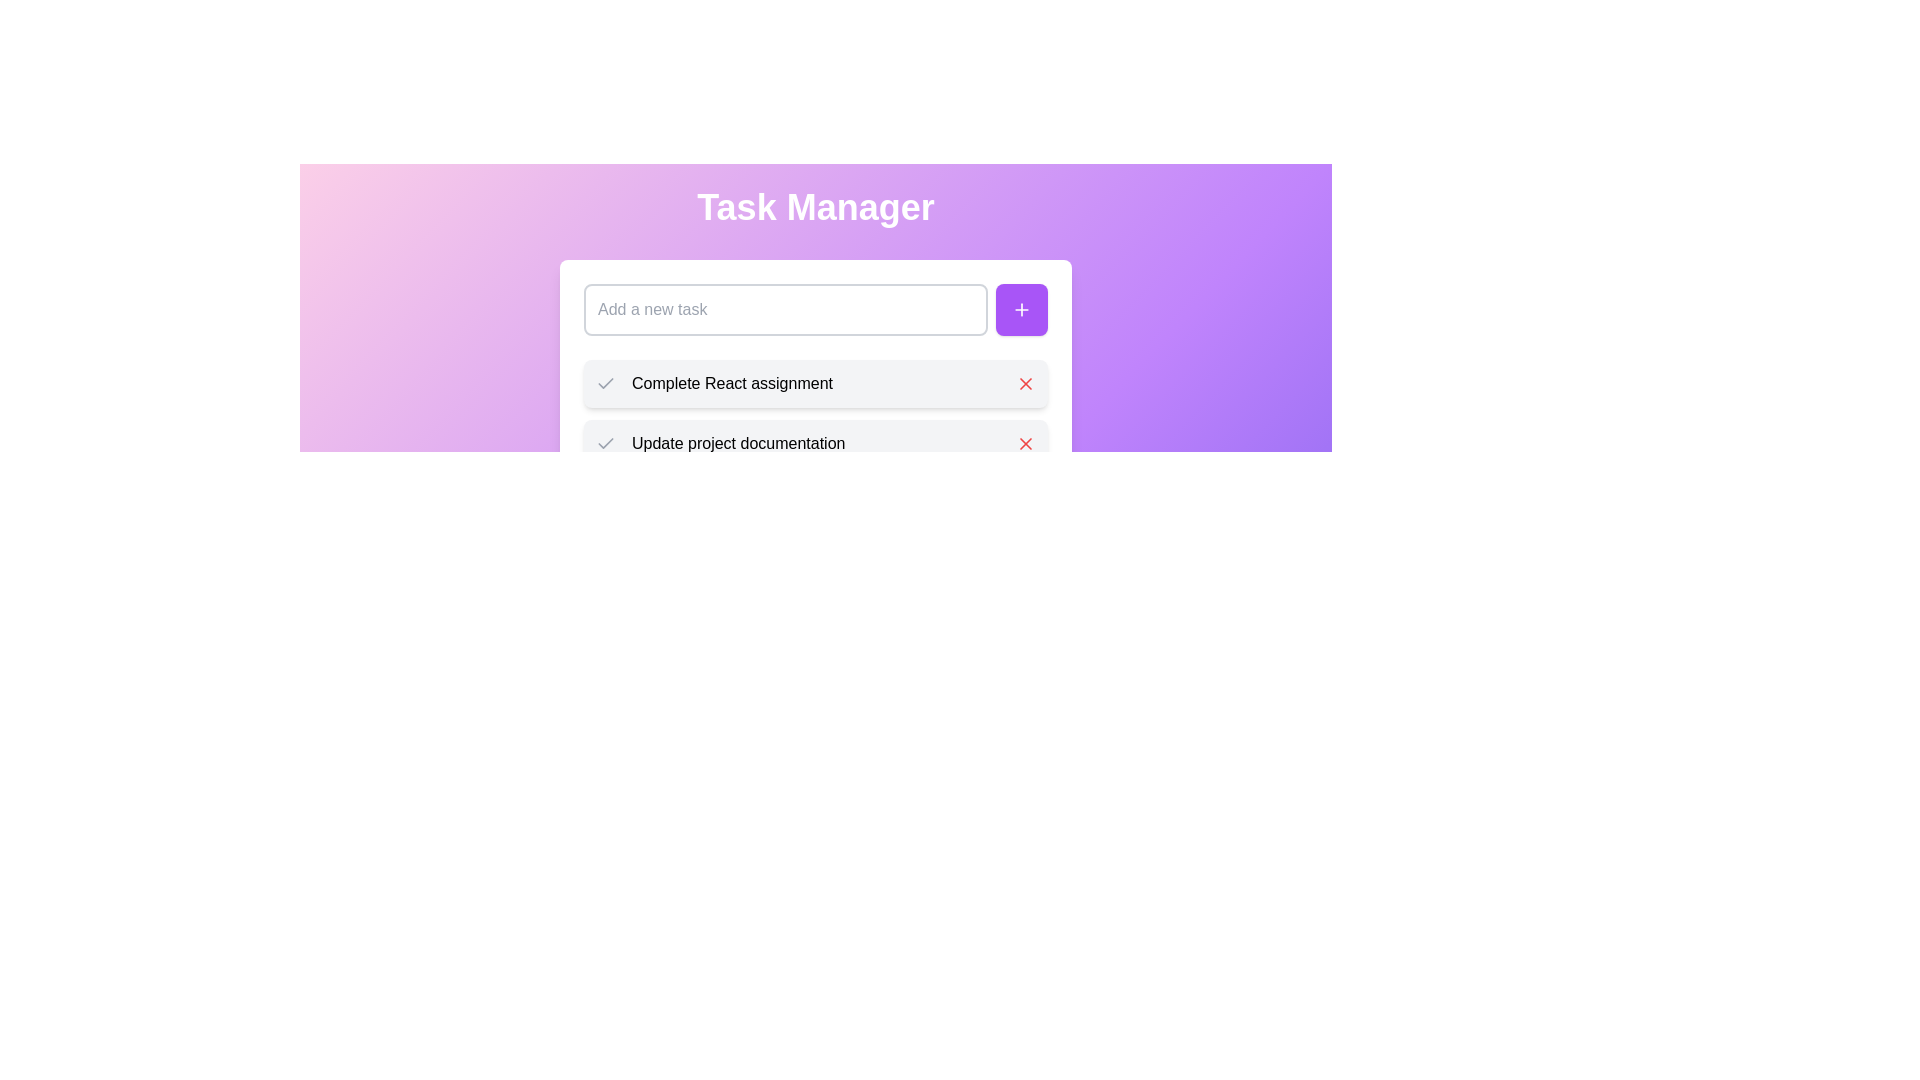  What do you see at coordinates (816, 208) in the screenshot?
I see `the Header or Title Label indicating the task management context, located at the top center of the interface` at bounding box center [816, 208].